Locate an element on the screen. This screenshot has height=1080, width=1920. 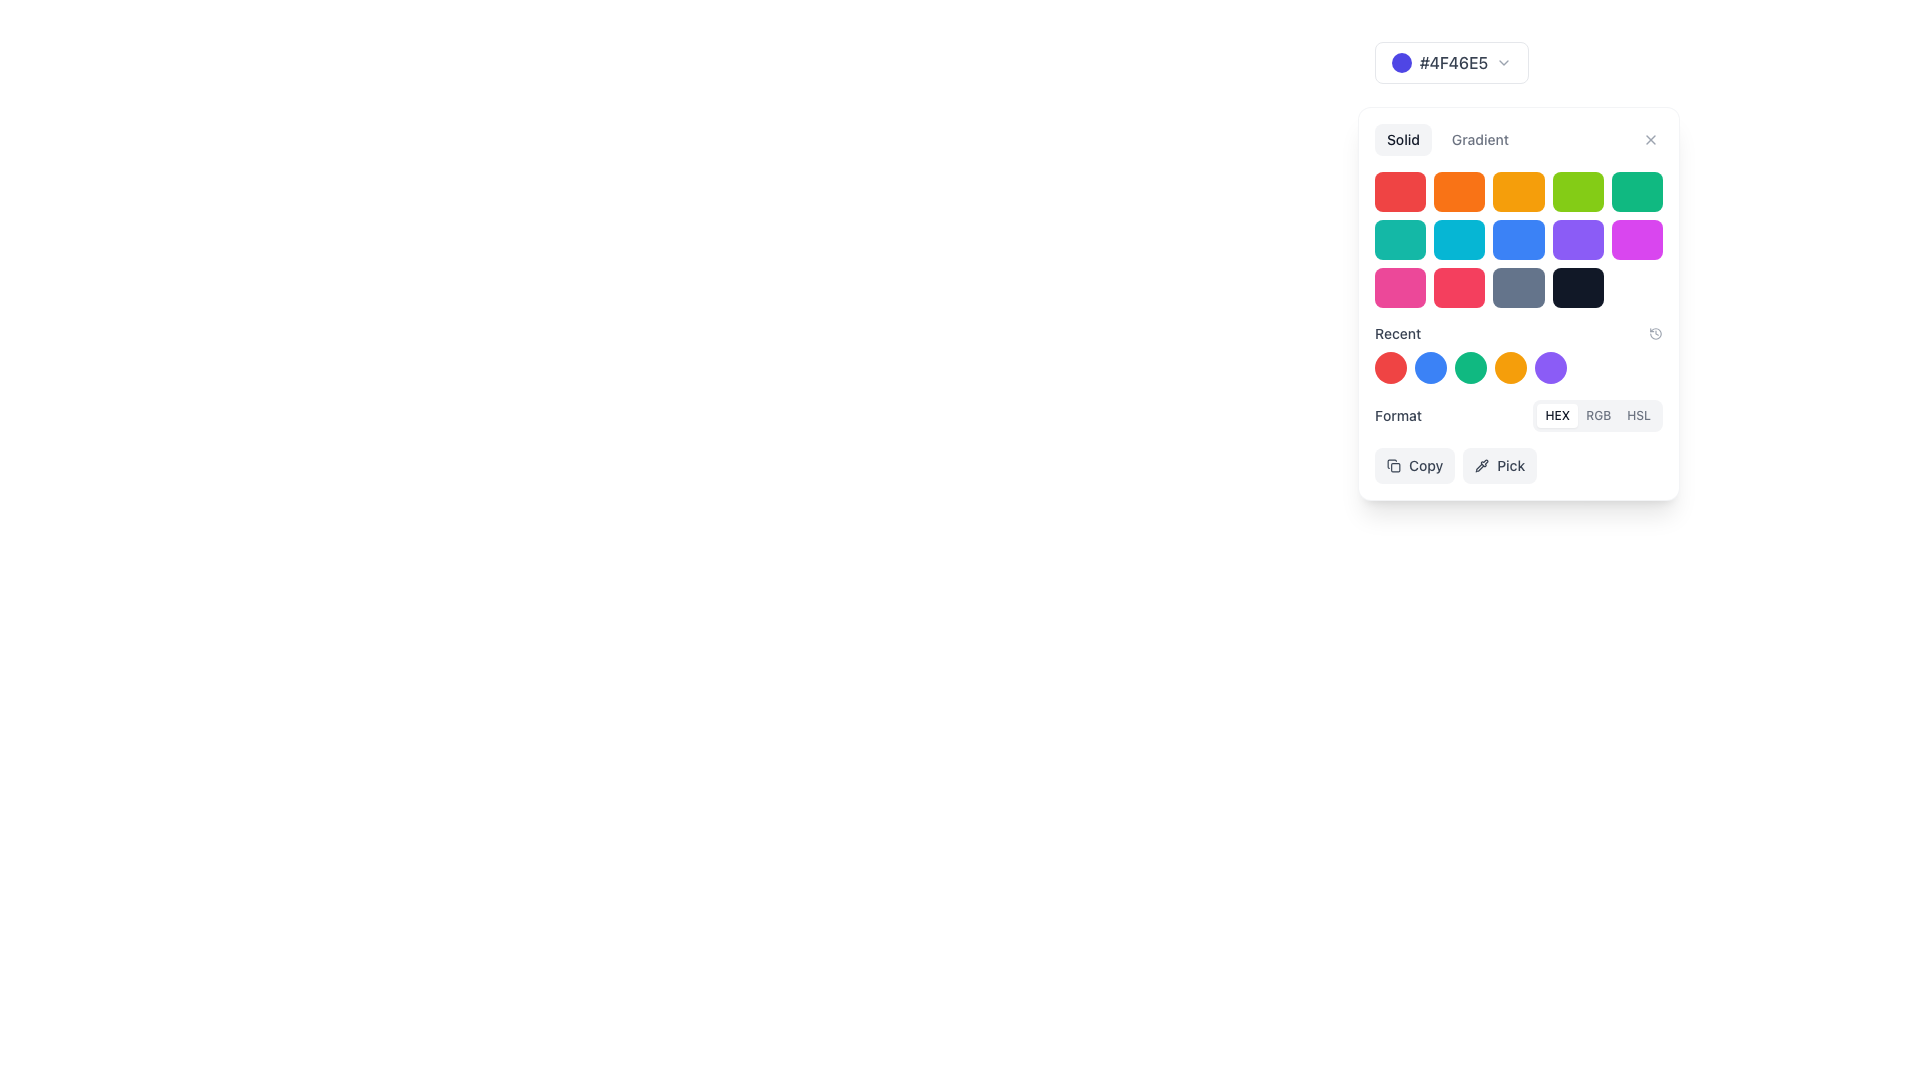
the rectangular button with a greyish blue background and rounded borders located in the third row and third column of the color options grid is located at coordinates (1518, 288).